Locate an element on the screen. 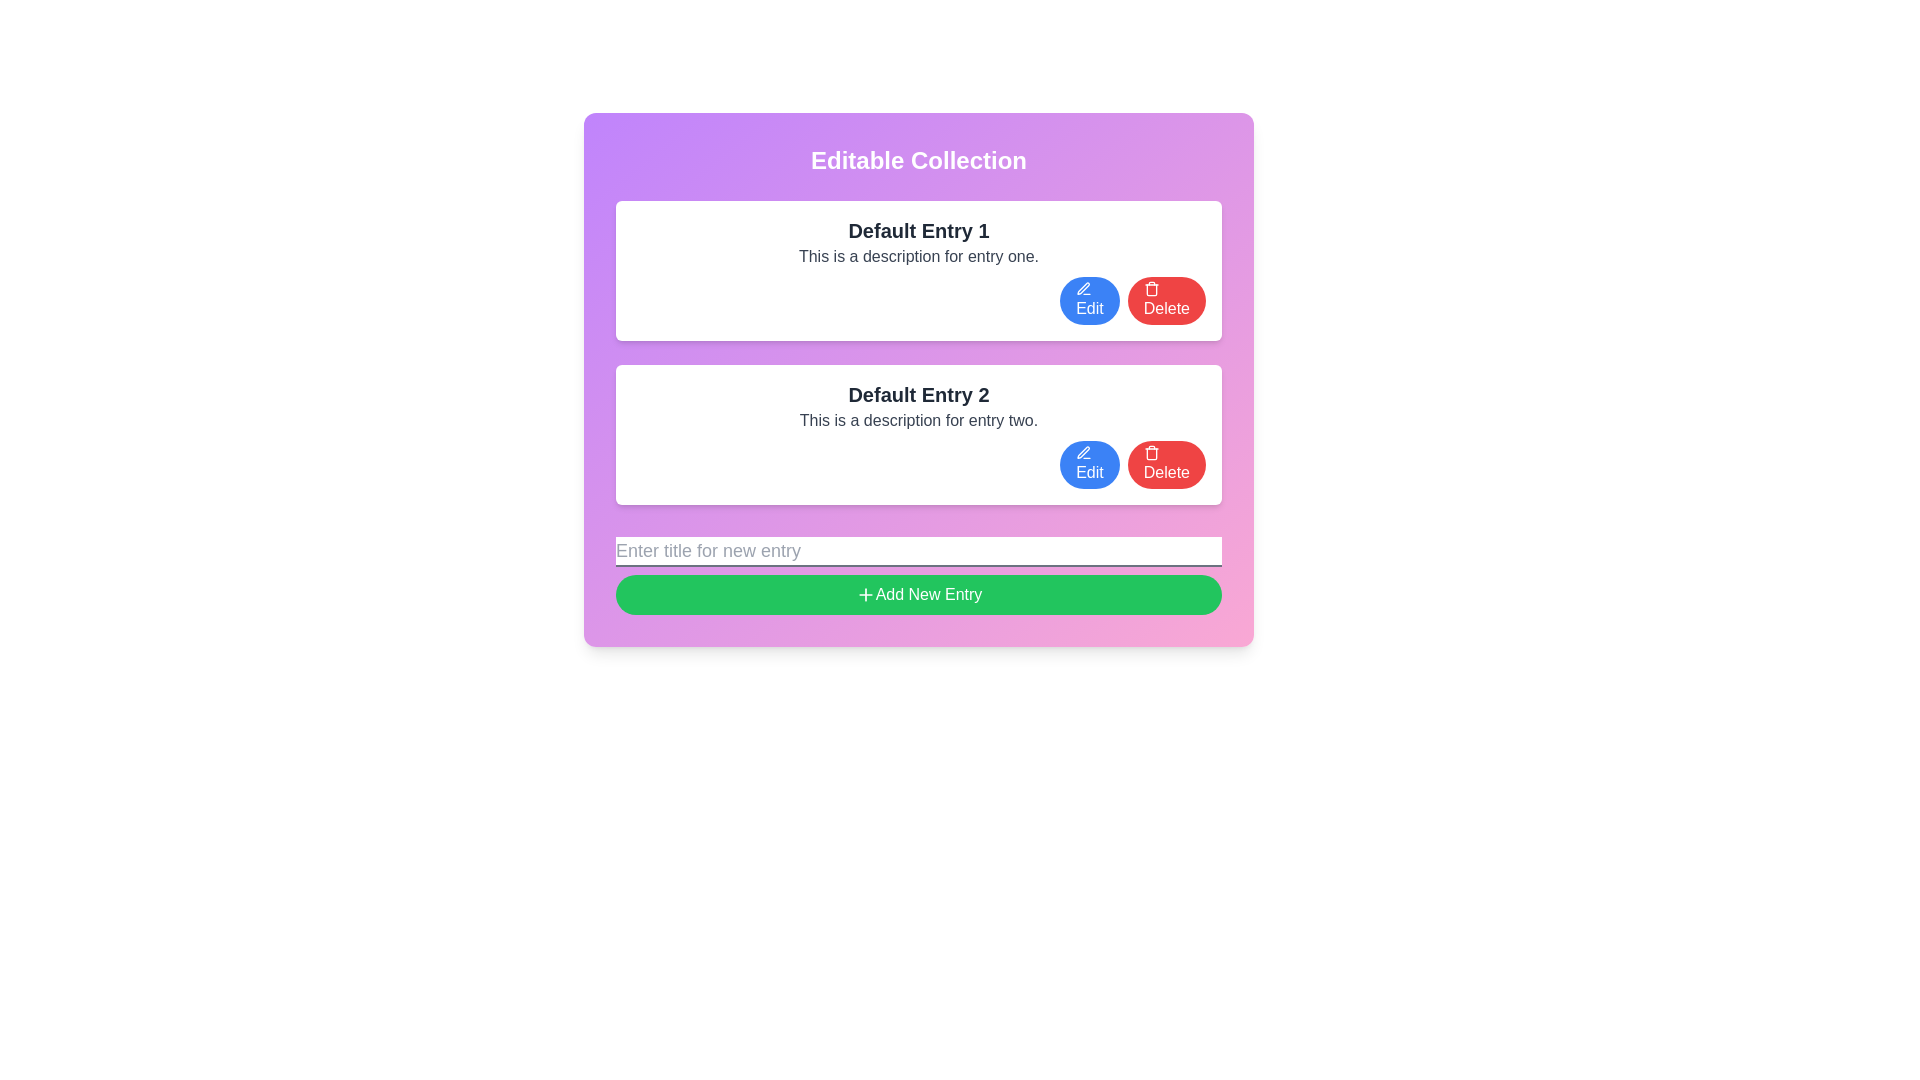  description text 'This is a description for entry one.' from the card component labeled 'Default Entry 1', which is the first card in the list is located at coordinates (917, 270).